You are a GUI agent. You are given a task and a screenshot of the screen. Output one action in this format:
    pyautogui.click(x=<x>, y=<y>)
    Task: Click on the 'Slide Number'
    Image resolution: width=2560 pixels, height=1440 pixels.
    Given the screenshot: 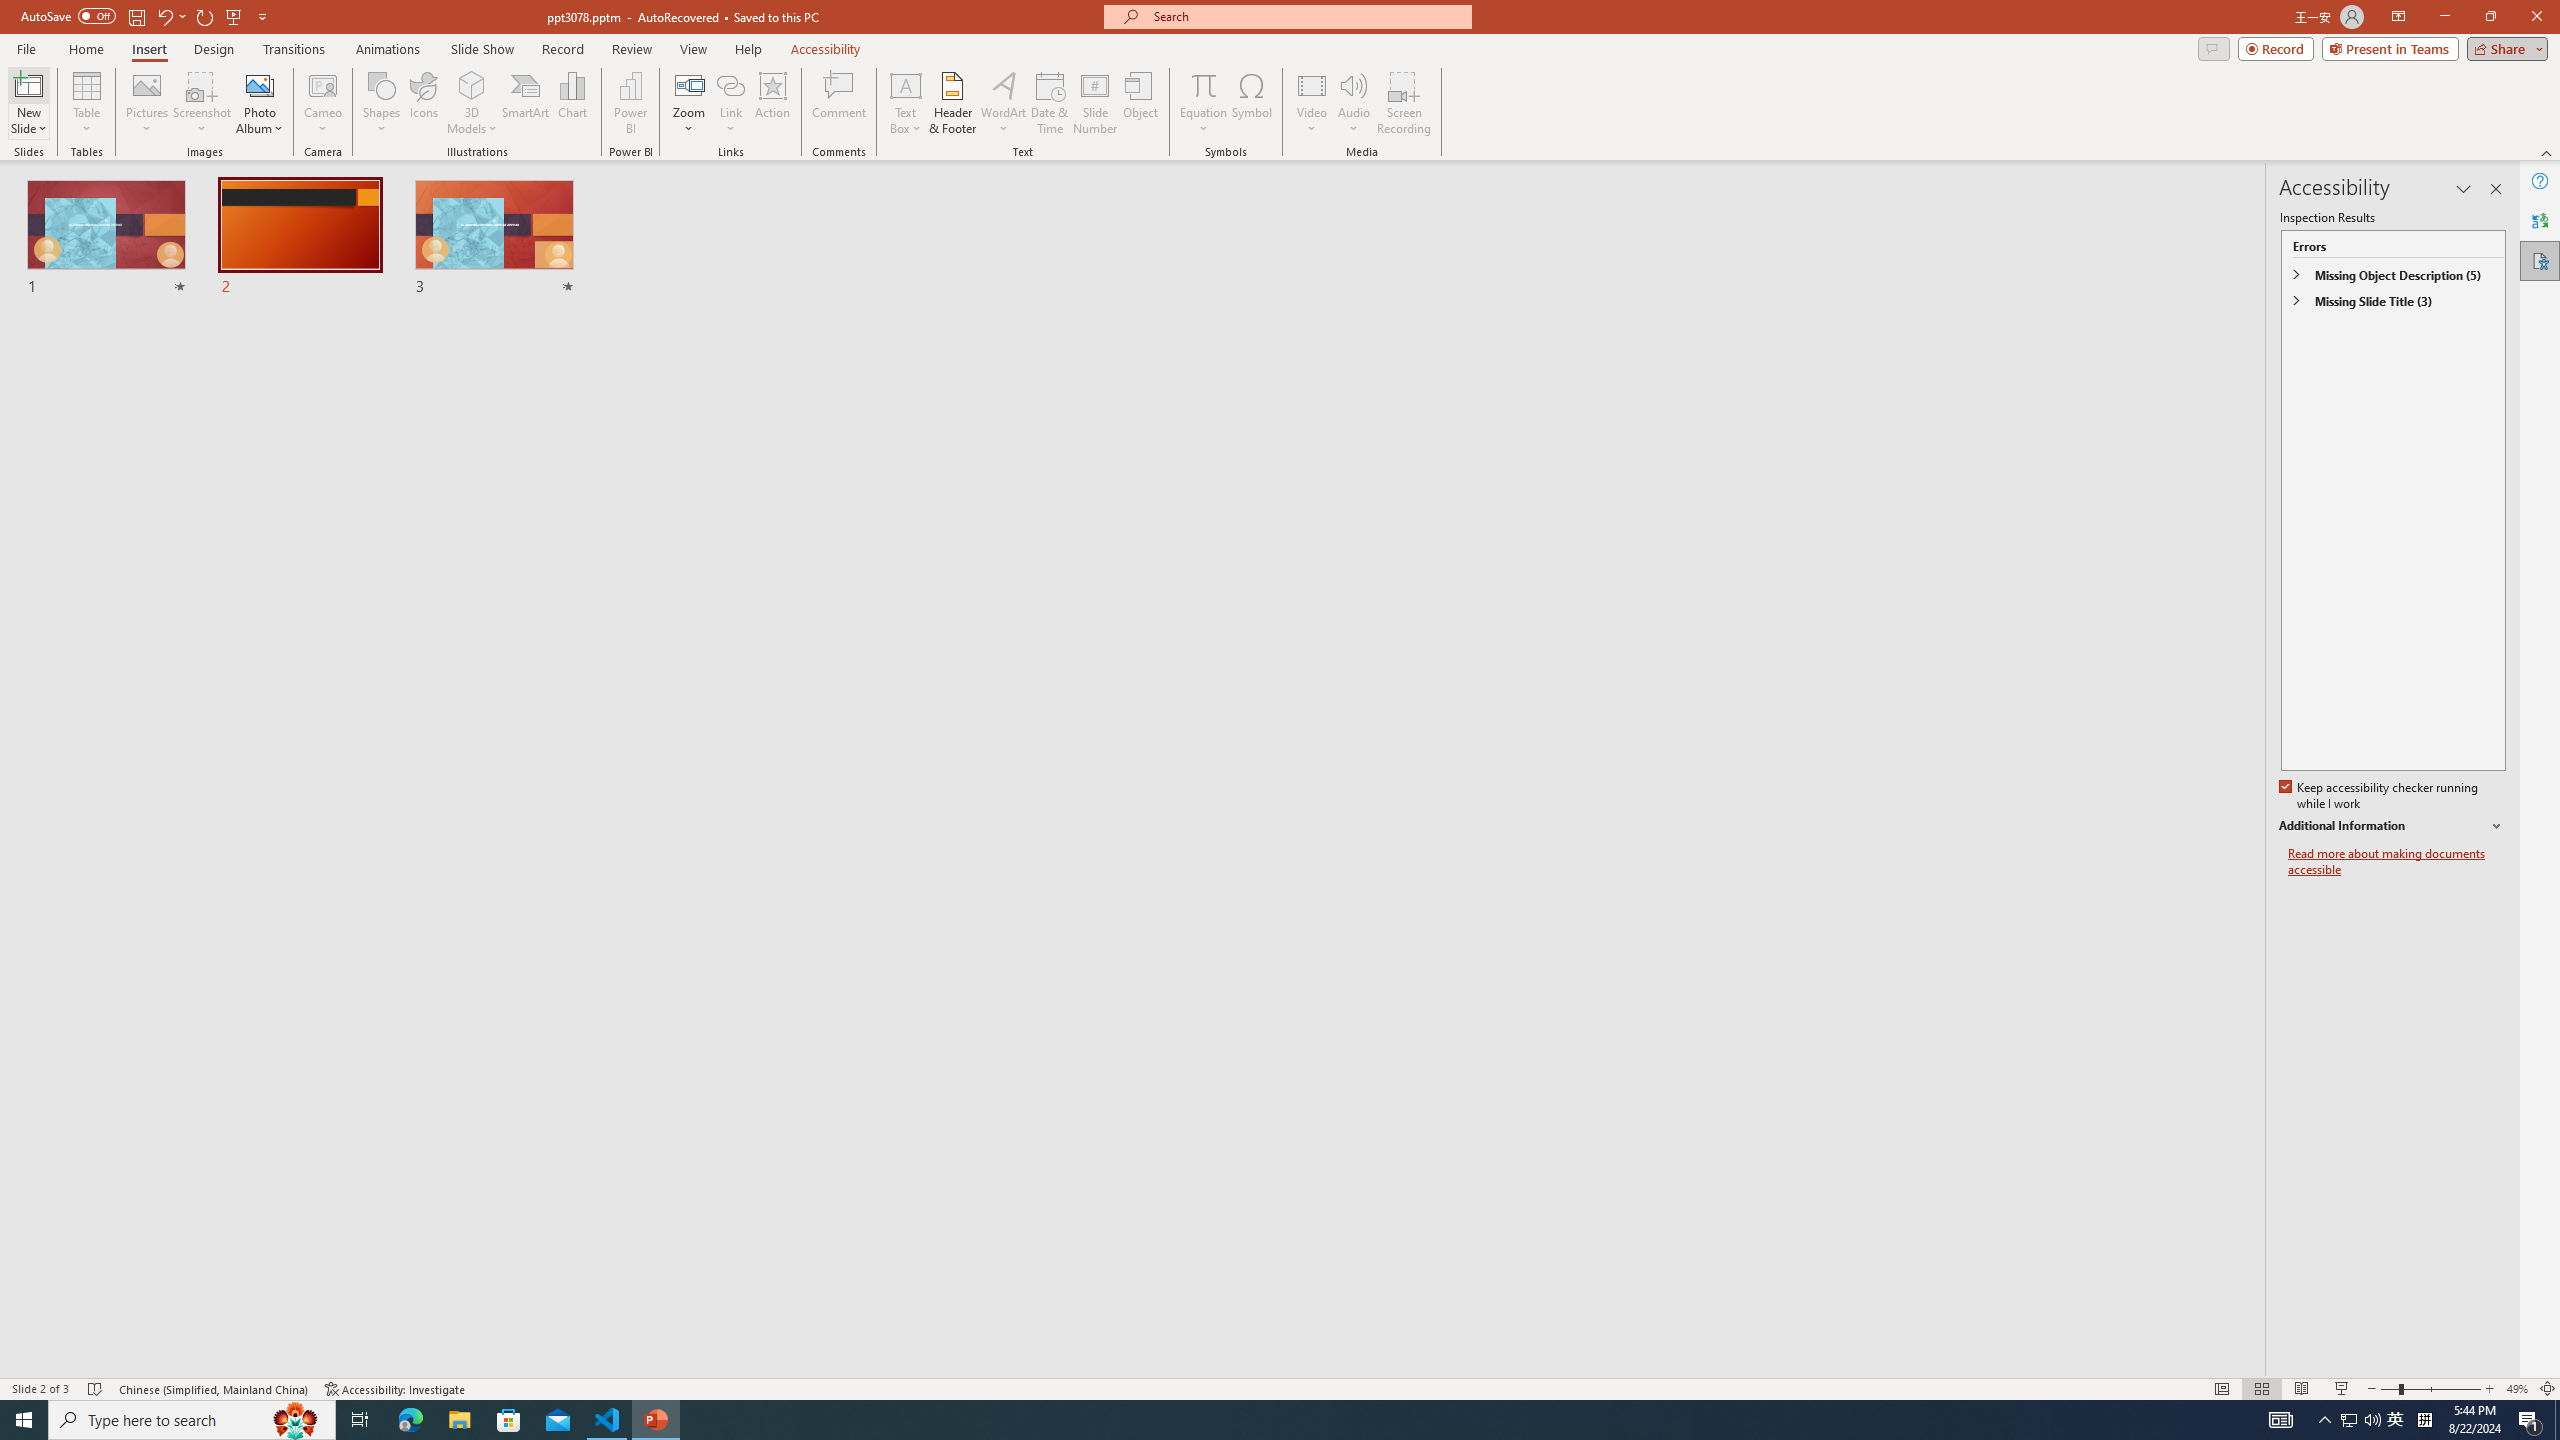 What is the action you would take?
    pyautogui.click(x=1094, y=103)
    